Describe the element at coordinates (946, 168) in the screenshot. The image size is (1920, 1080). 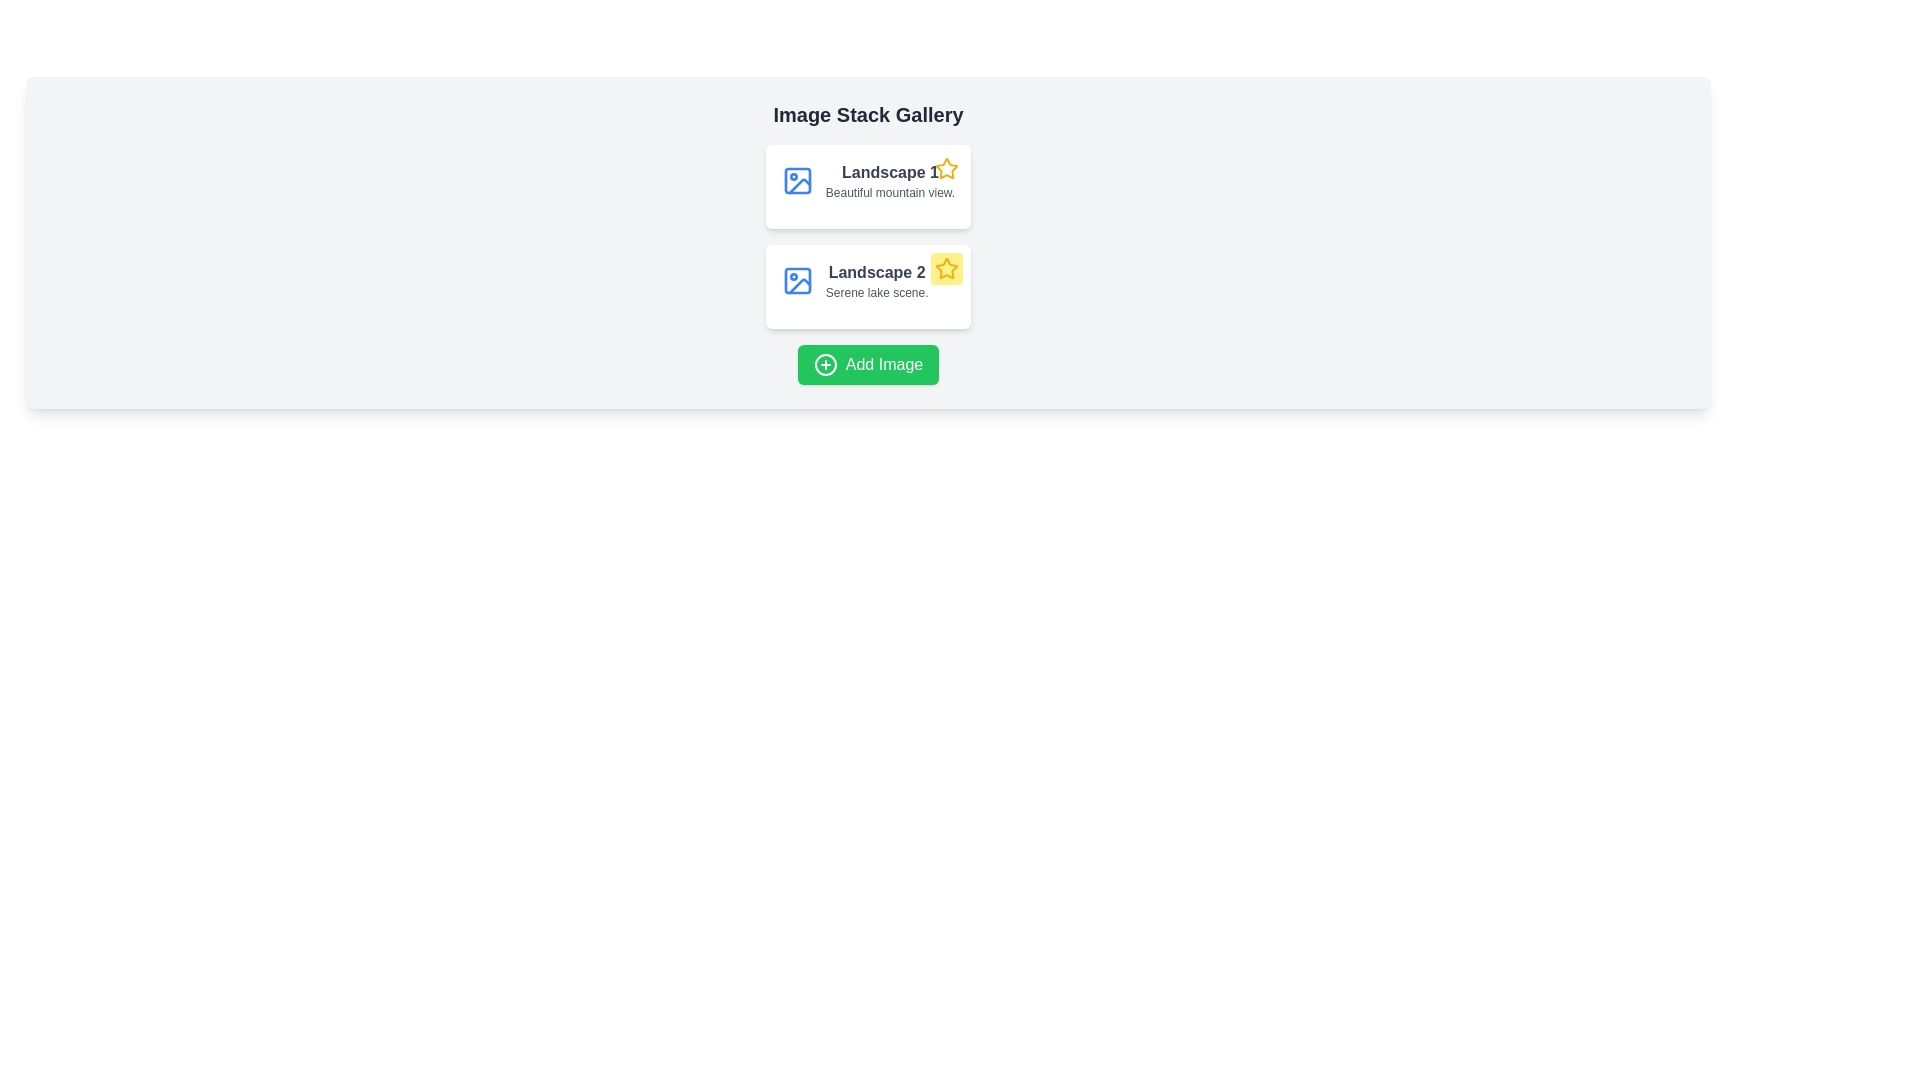
I see `the star icon in the upper-right corner of the 'Landscape' card` at that location.